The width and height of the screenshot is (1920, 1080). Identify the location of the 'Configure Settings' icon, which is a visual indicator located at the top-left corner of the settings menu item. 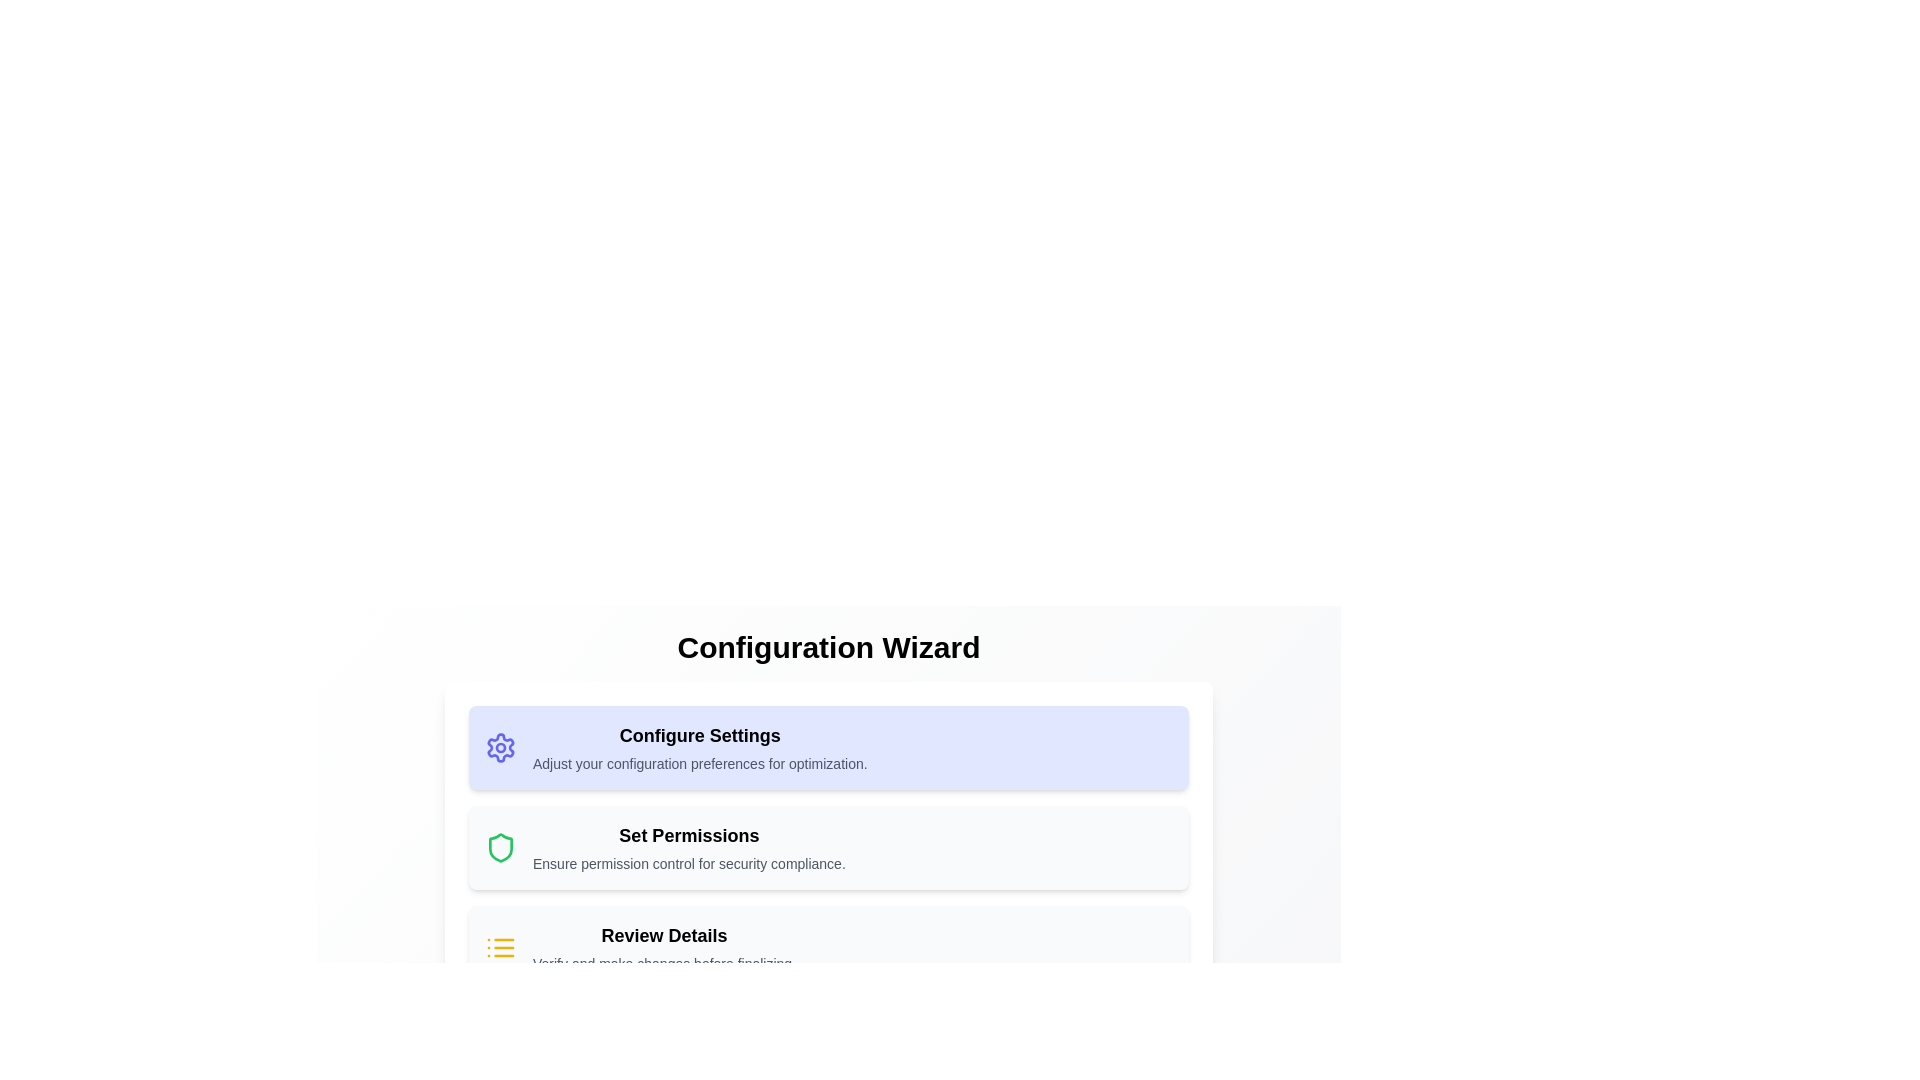
(500, 748).